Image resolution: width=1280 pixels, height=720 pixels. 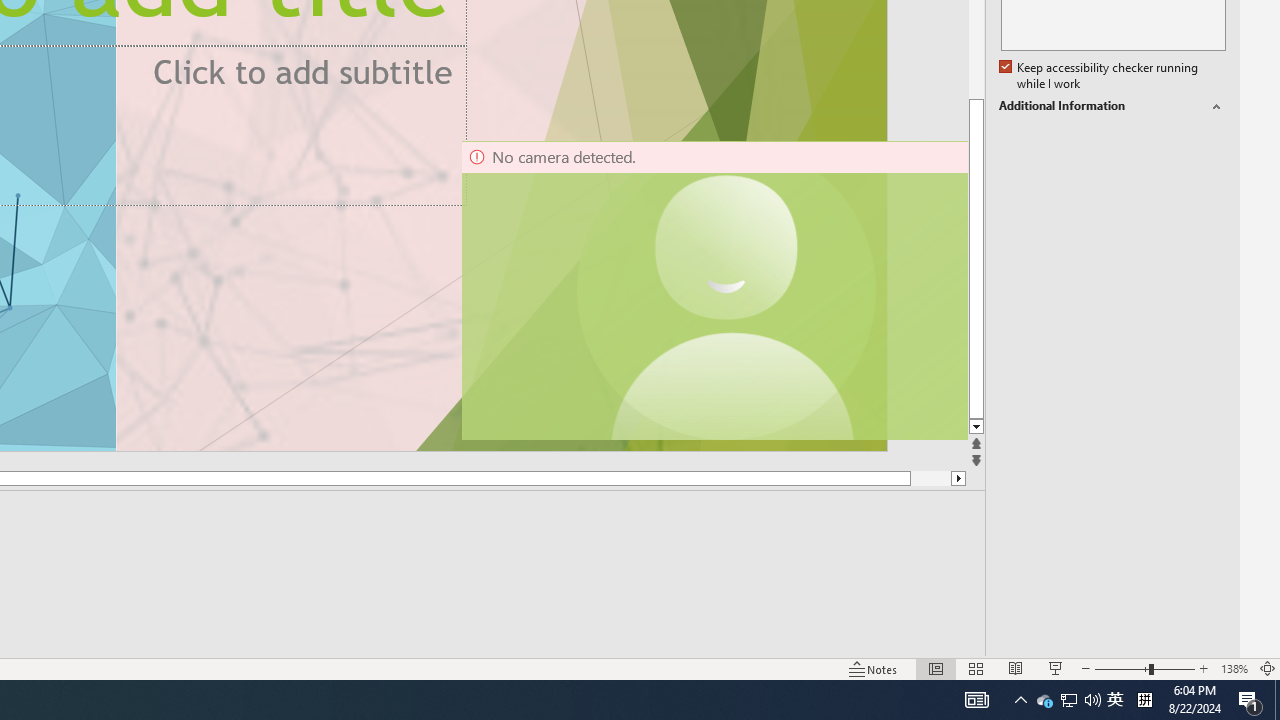 I want to click on 'Line down', so click(x=976, y=426).